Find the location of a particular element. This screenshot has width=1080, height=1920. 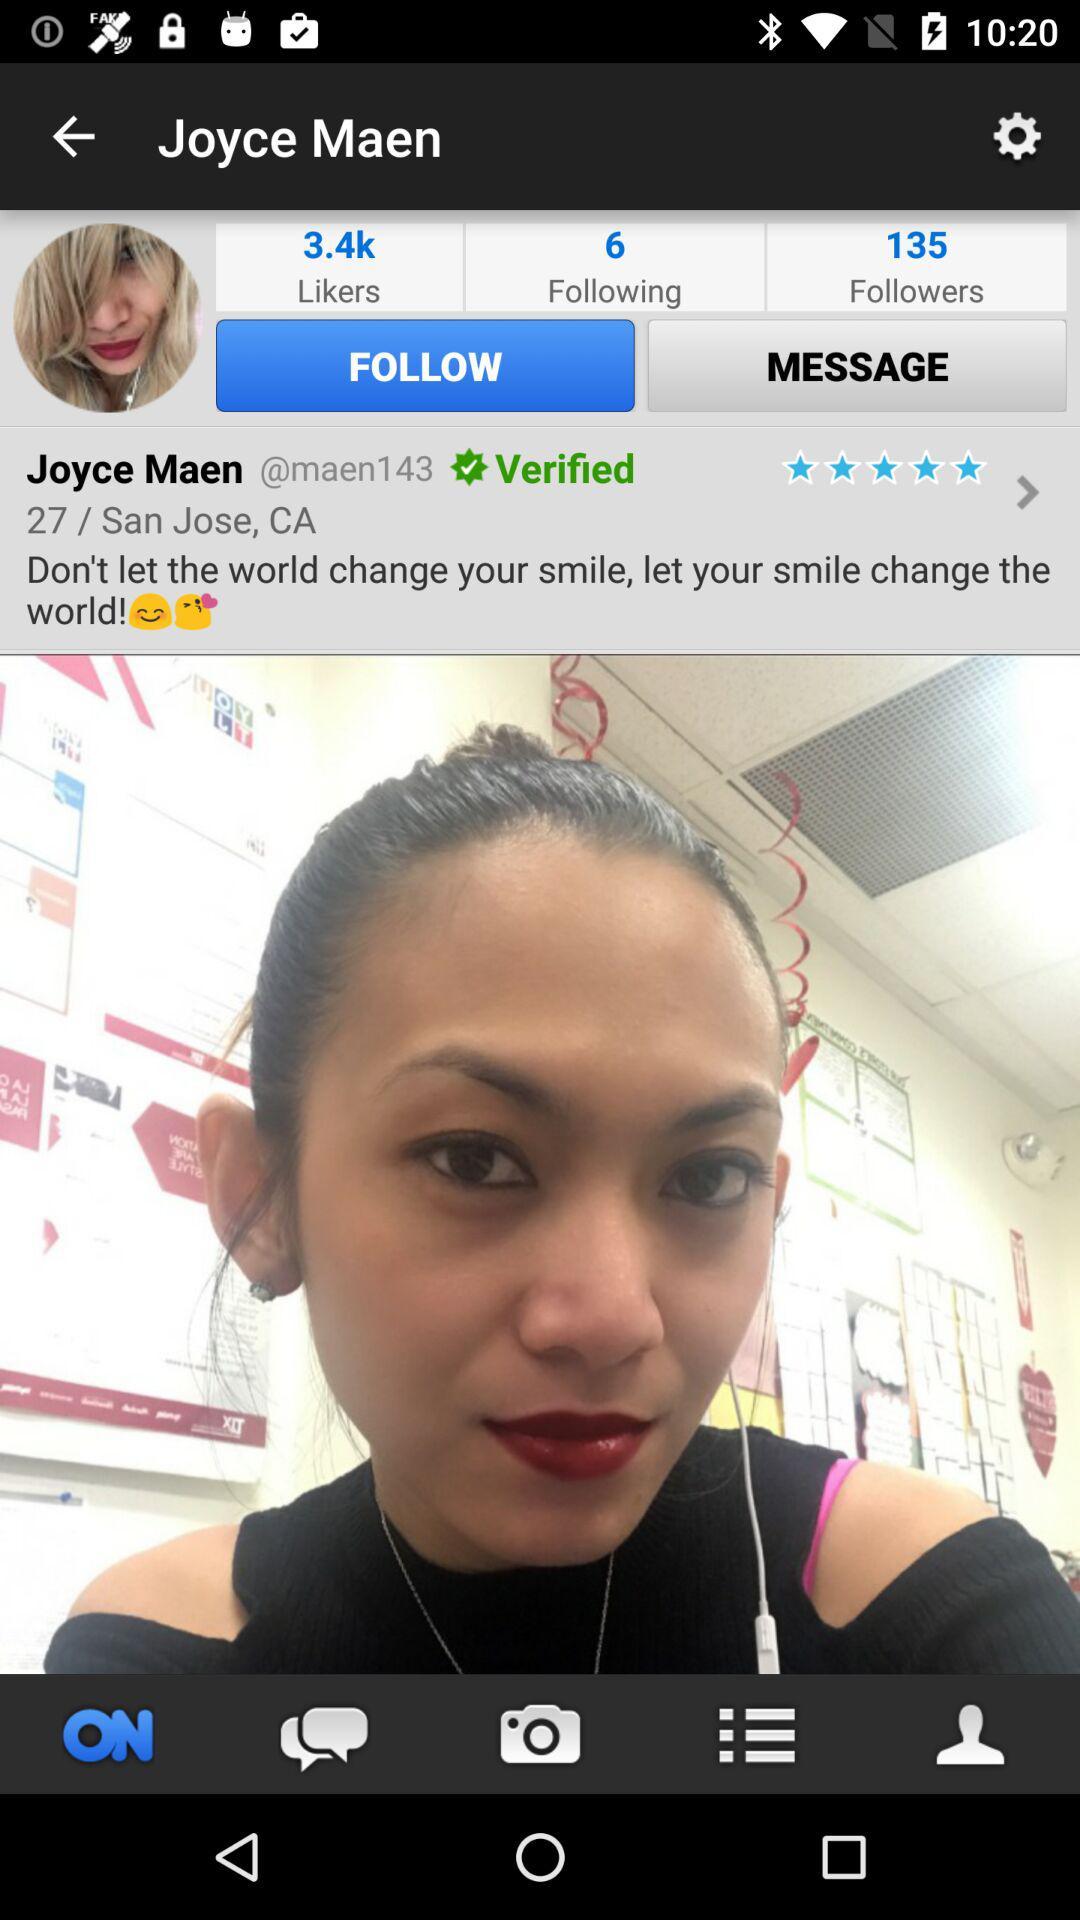

open chat is located at coordinates (323, 1733).